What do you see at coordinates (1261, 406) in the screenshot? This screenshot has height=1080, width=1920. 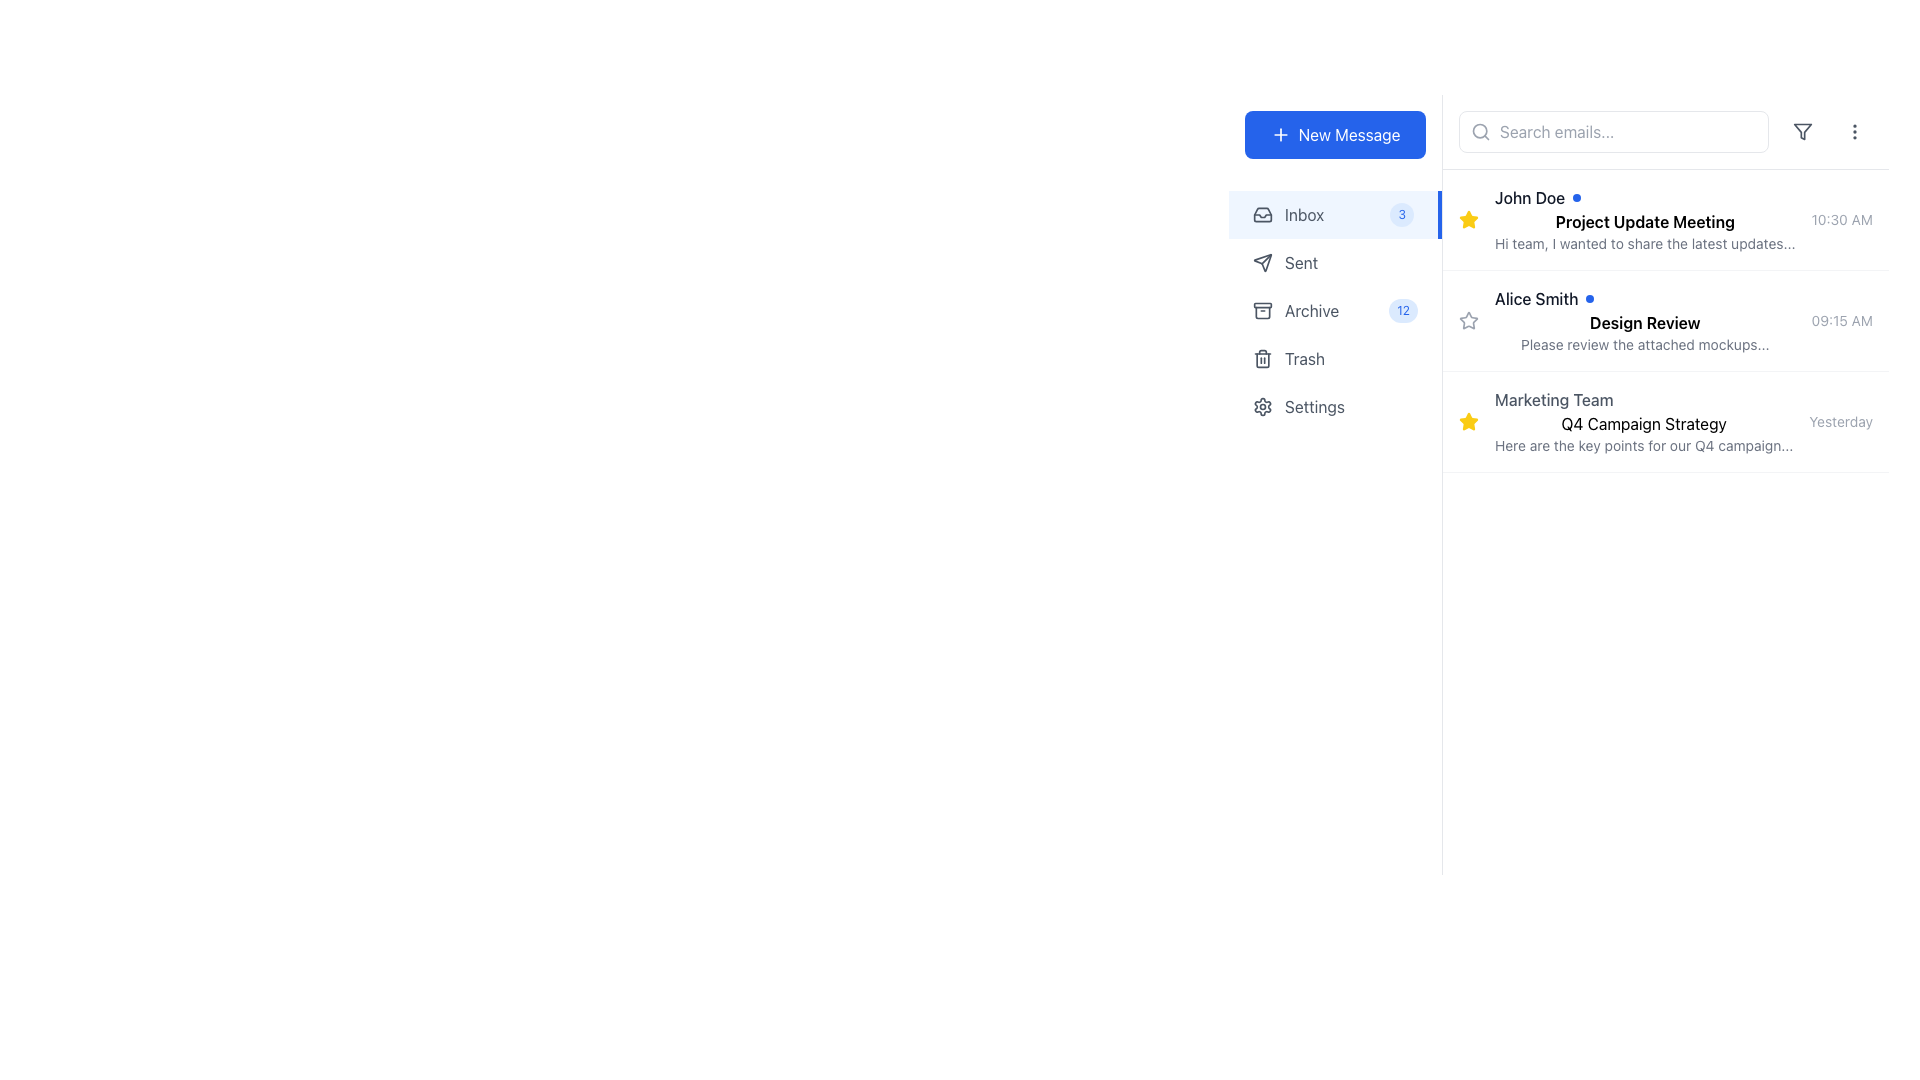 I see `the gear icon located in the settings menu on the left sidebar, which is distinct with a circular center and protruding spokes` at bounding box center [1261, 406].